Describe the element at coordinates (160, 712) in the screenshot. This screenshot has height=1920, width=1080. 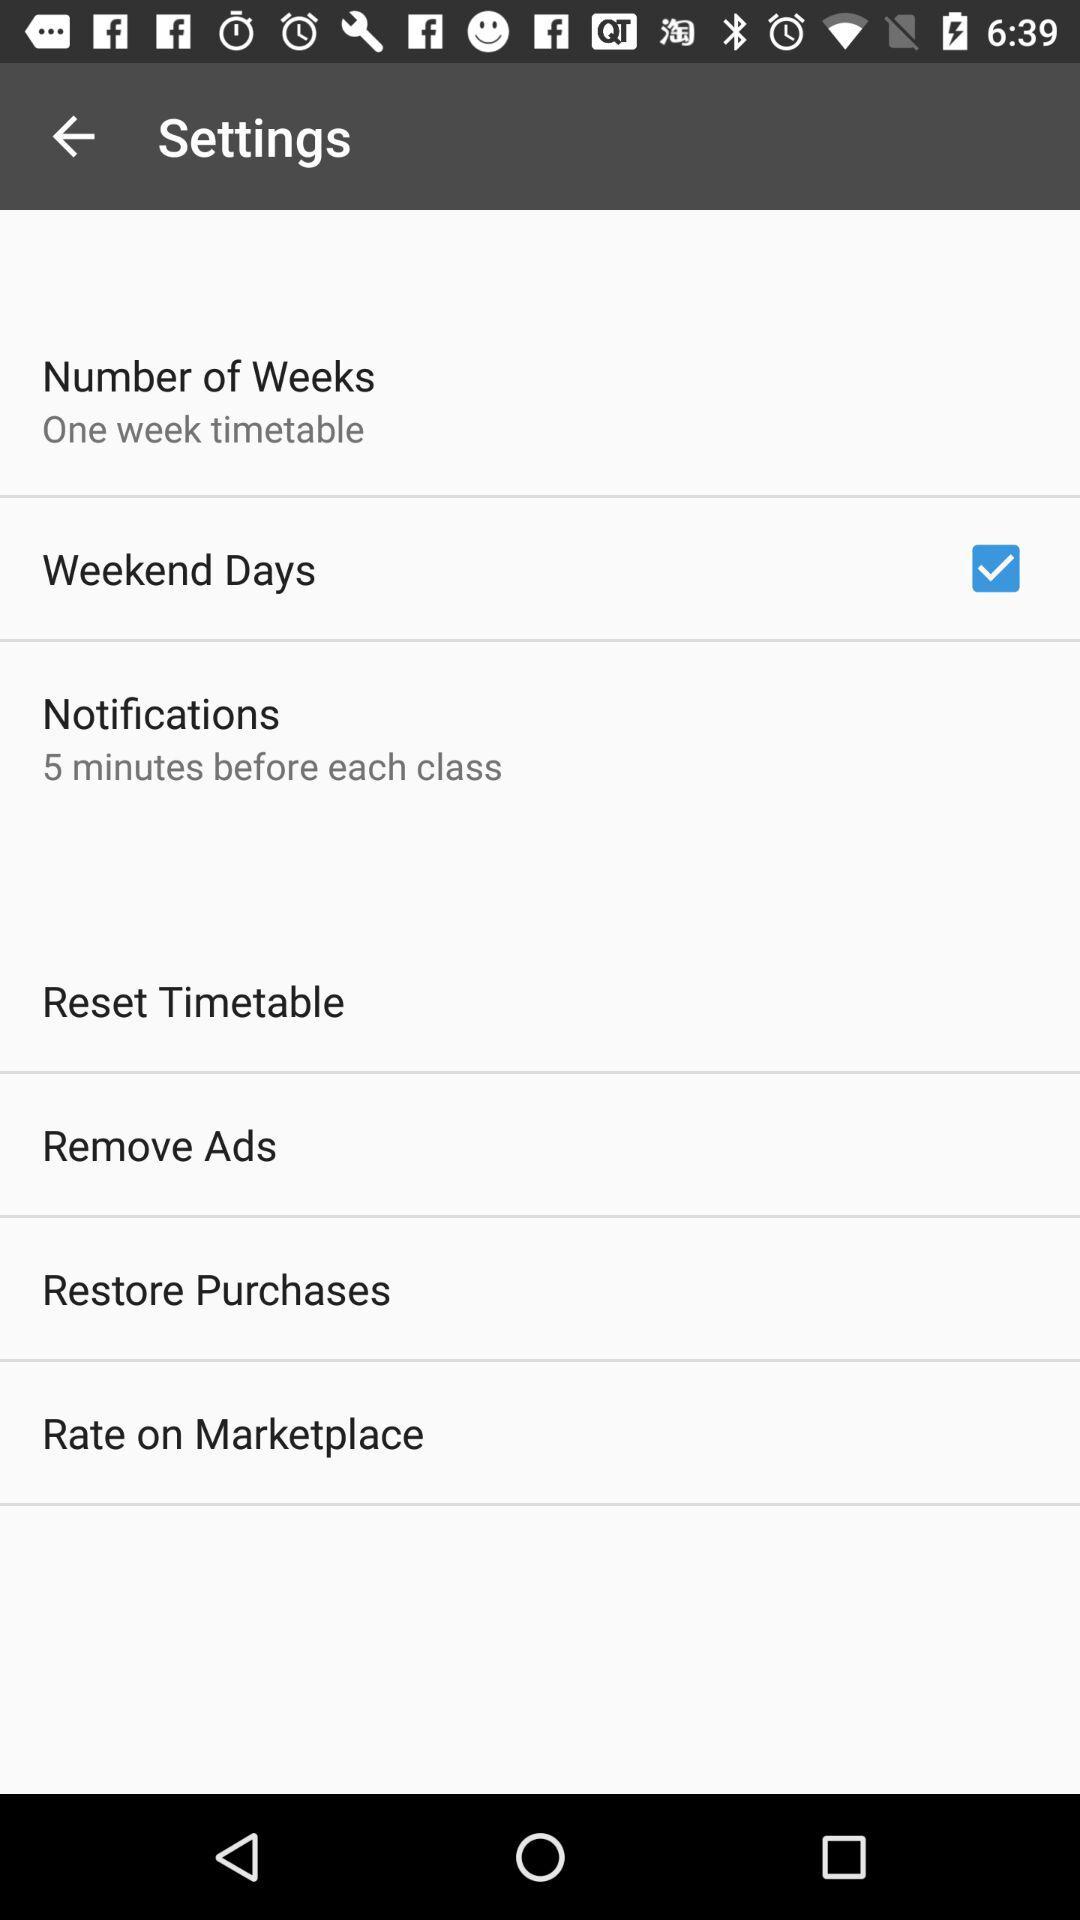
I see `notifications app` at that location.